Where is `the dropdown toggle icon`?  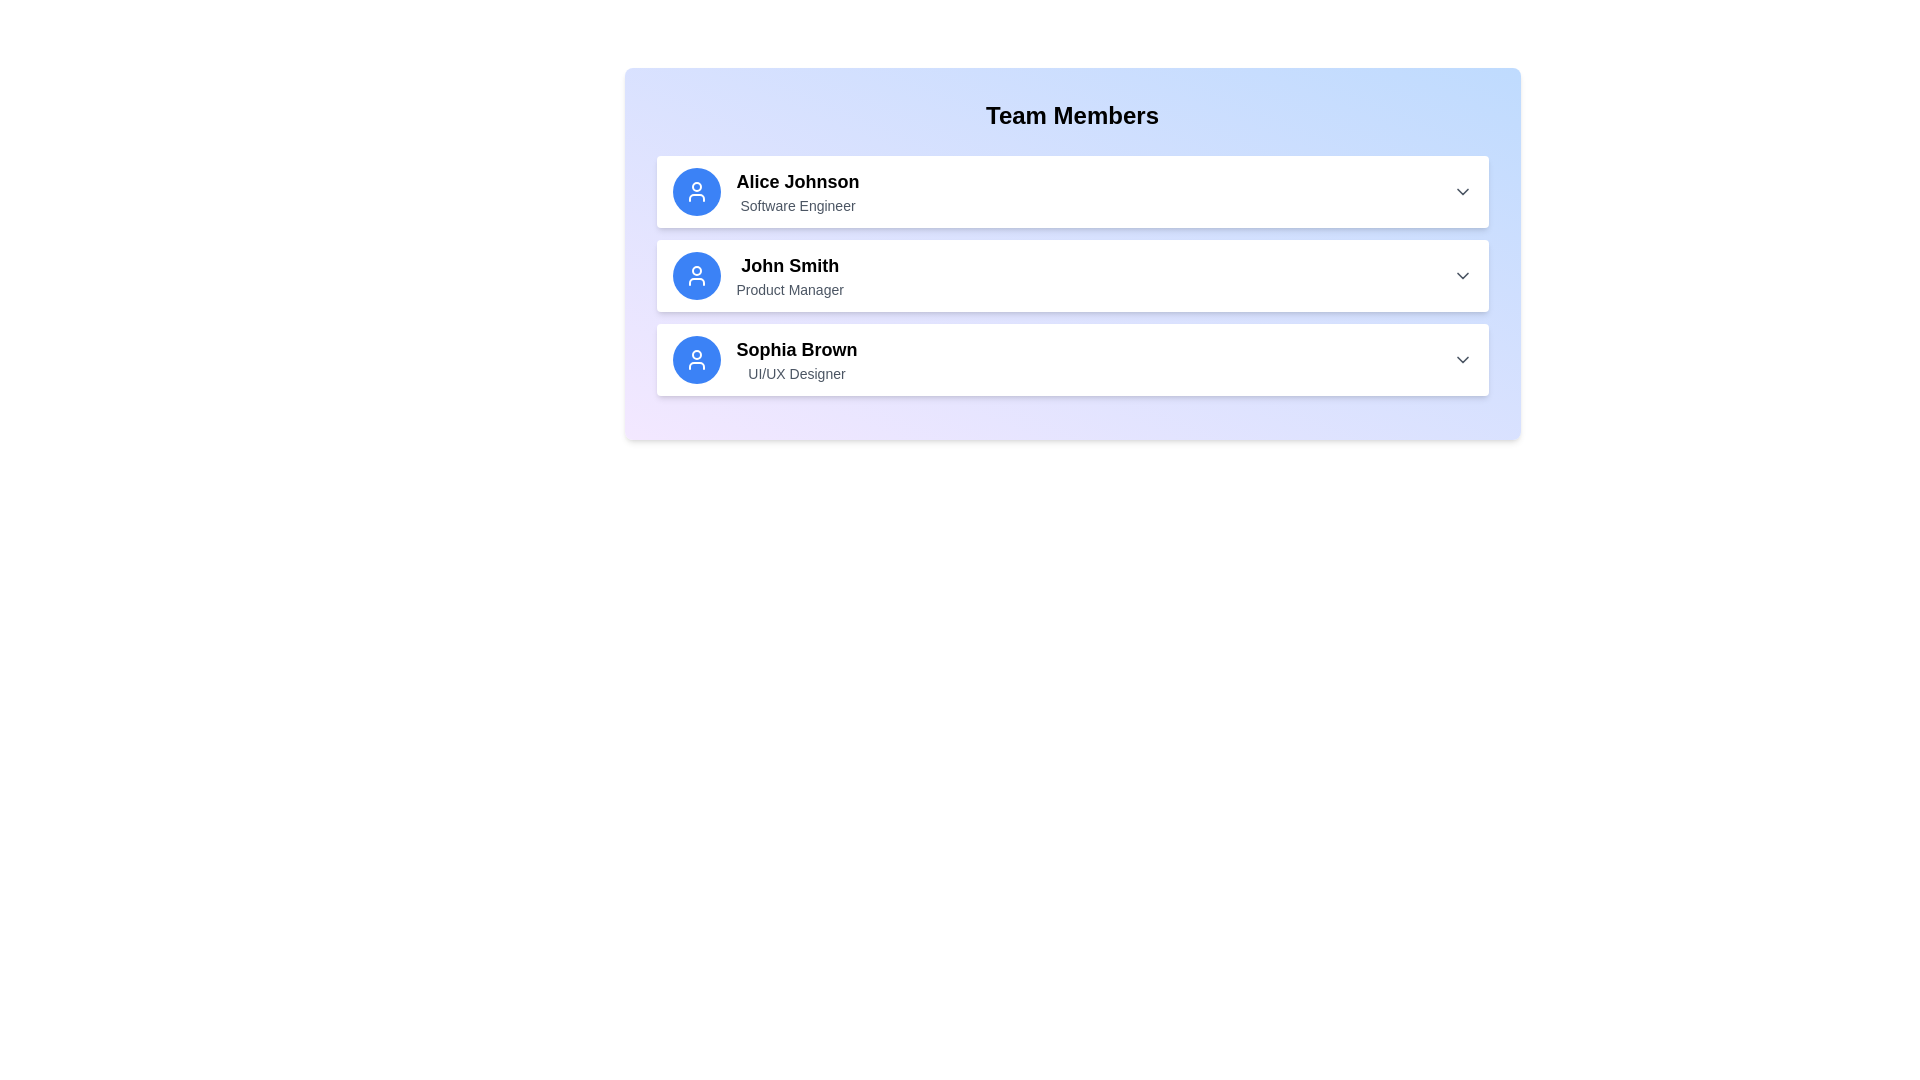 the dropdown toggle icon is located at coordinates (1462, 192).